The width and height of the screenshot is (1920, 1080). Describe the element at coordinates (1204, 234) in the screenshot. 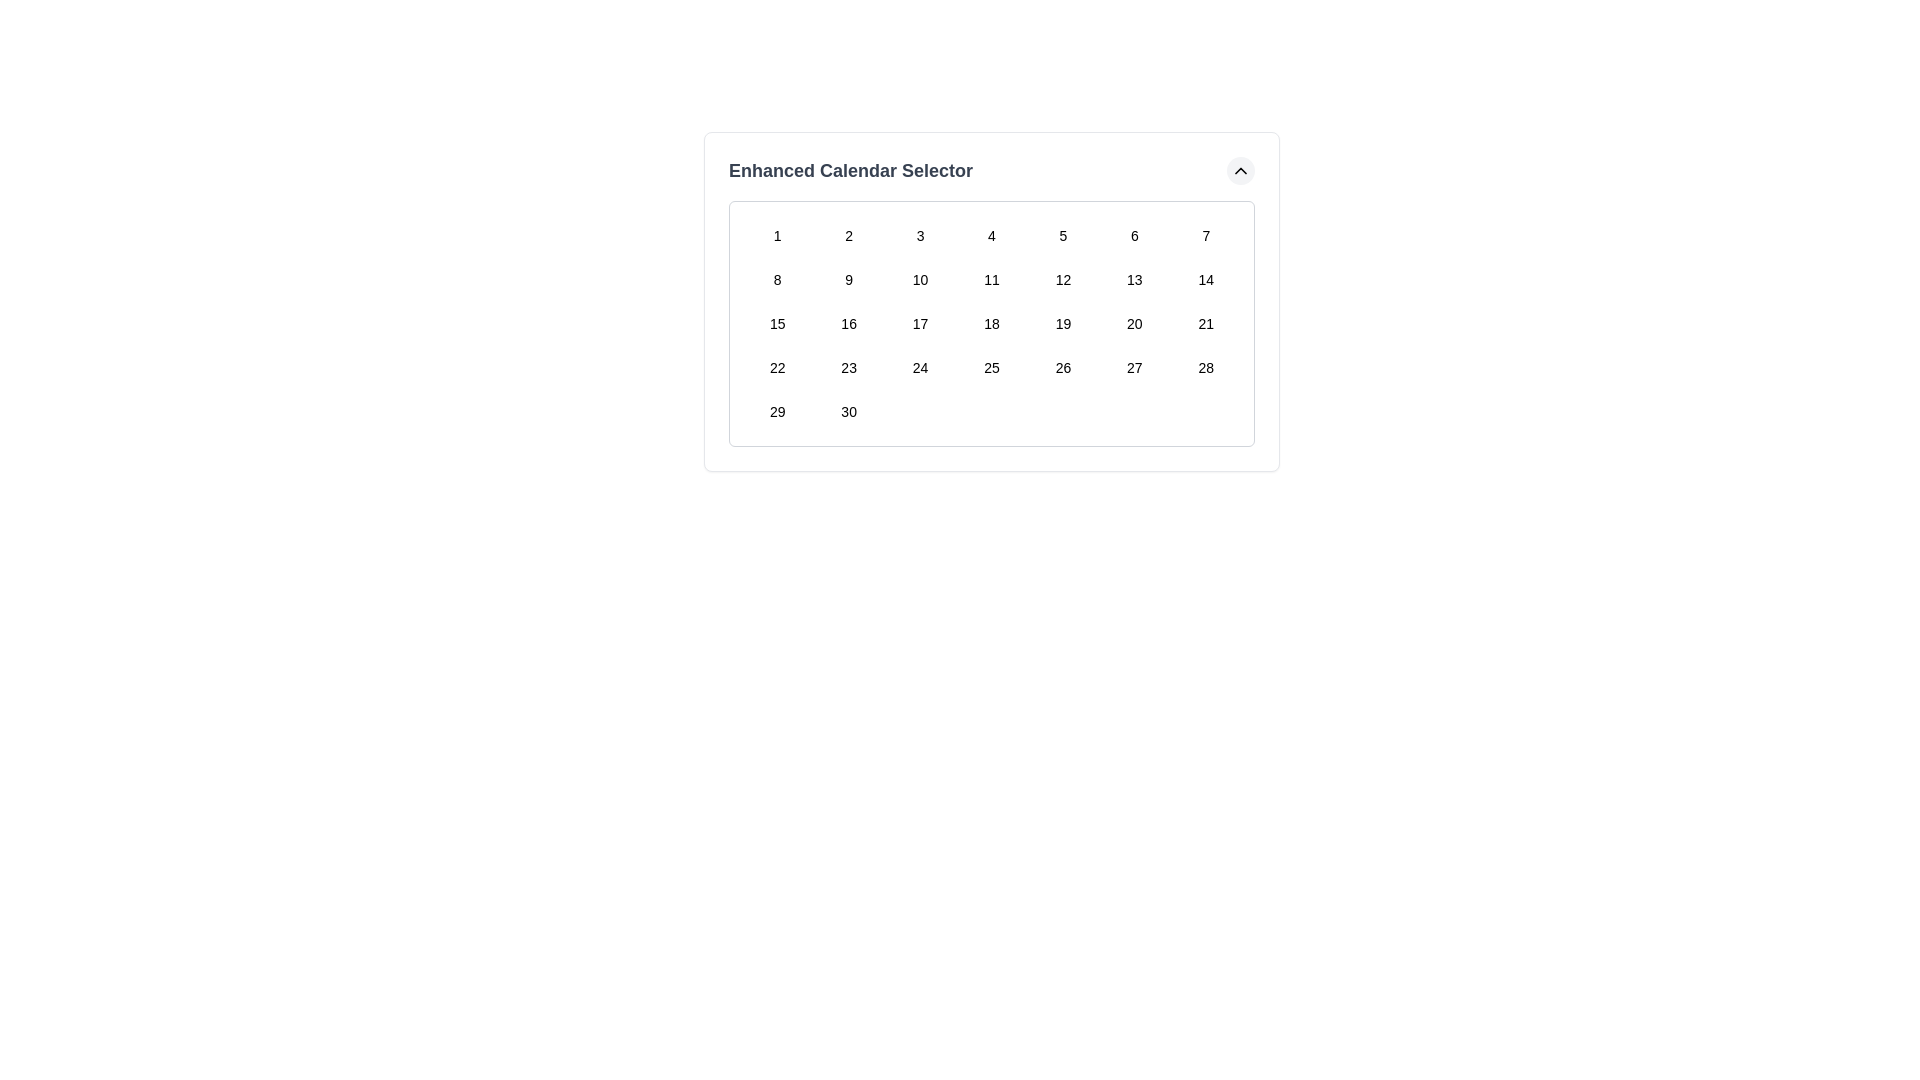

I see `the rounded square button labeled '7'` at that location.